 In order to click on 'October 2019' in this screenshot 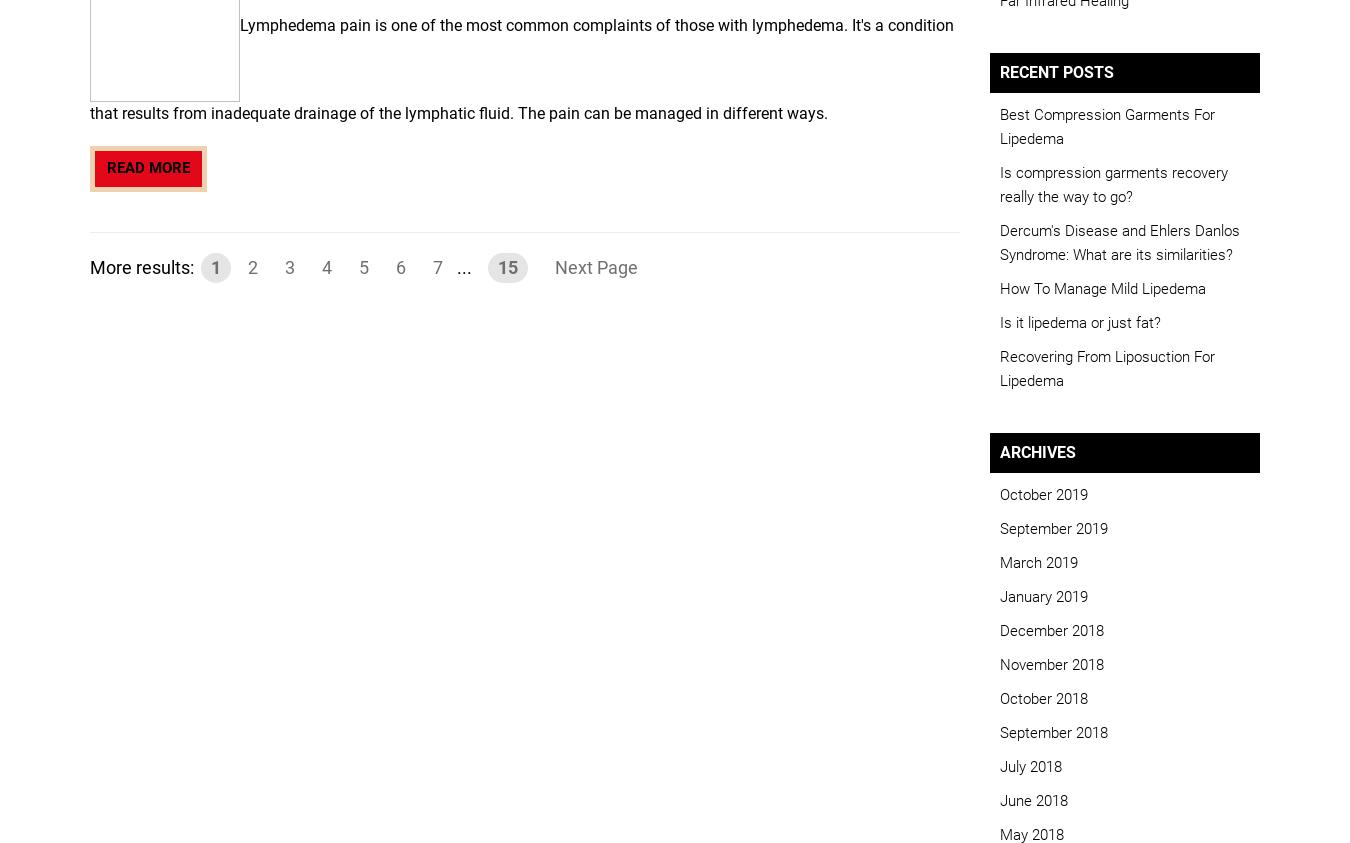, I will do `click(1043, 493)`.